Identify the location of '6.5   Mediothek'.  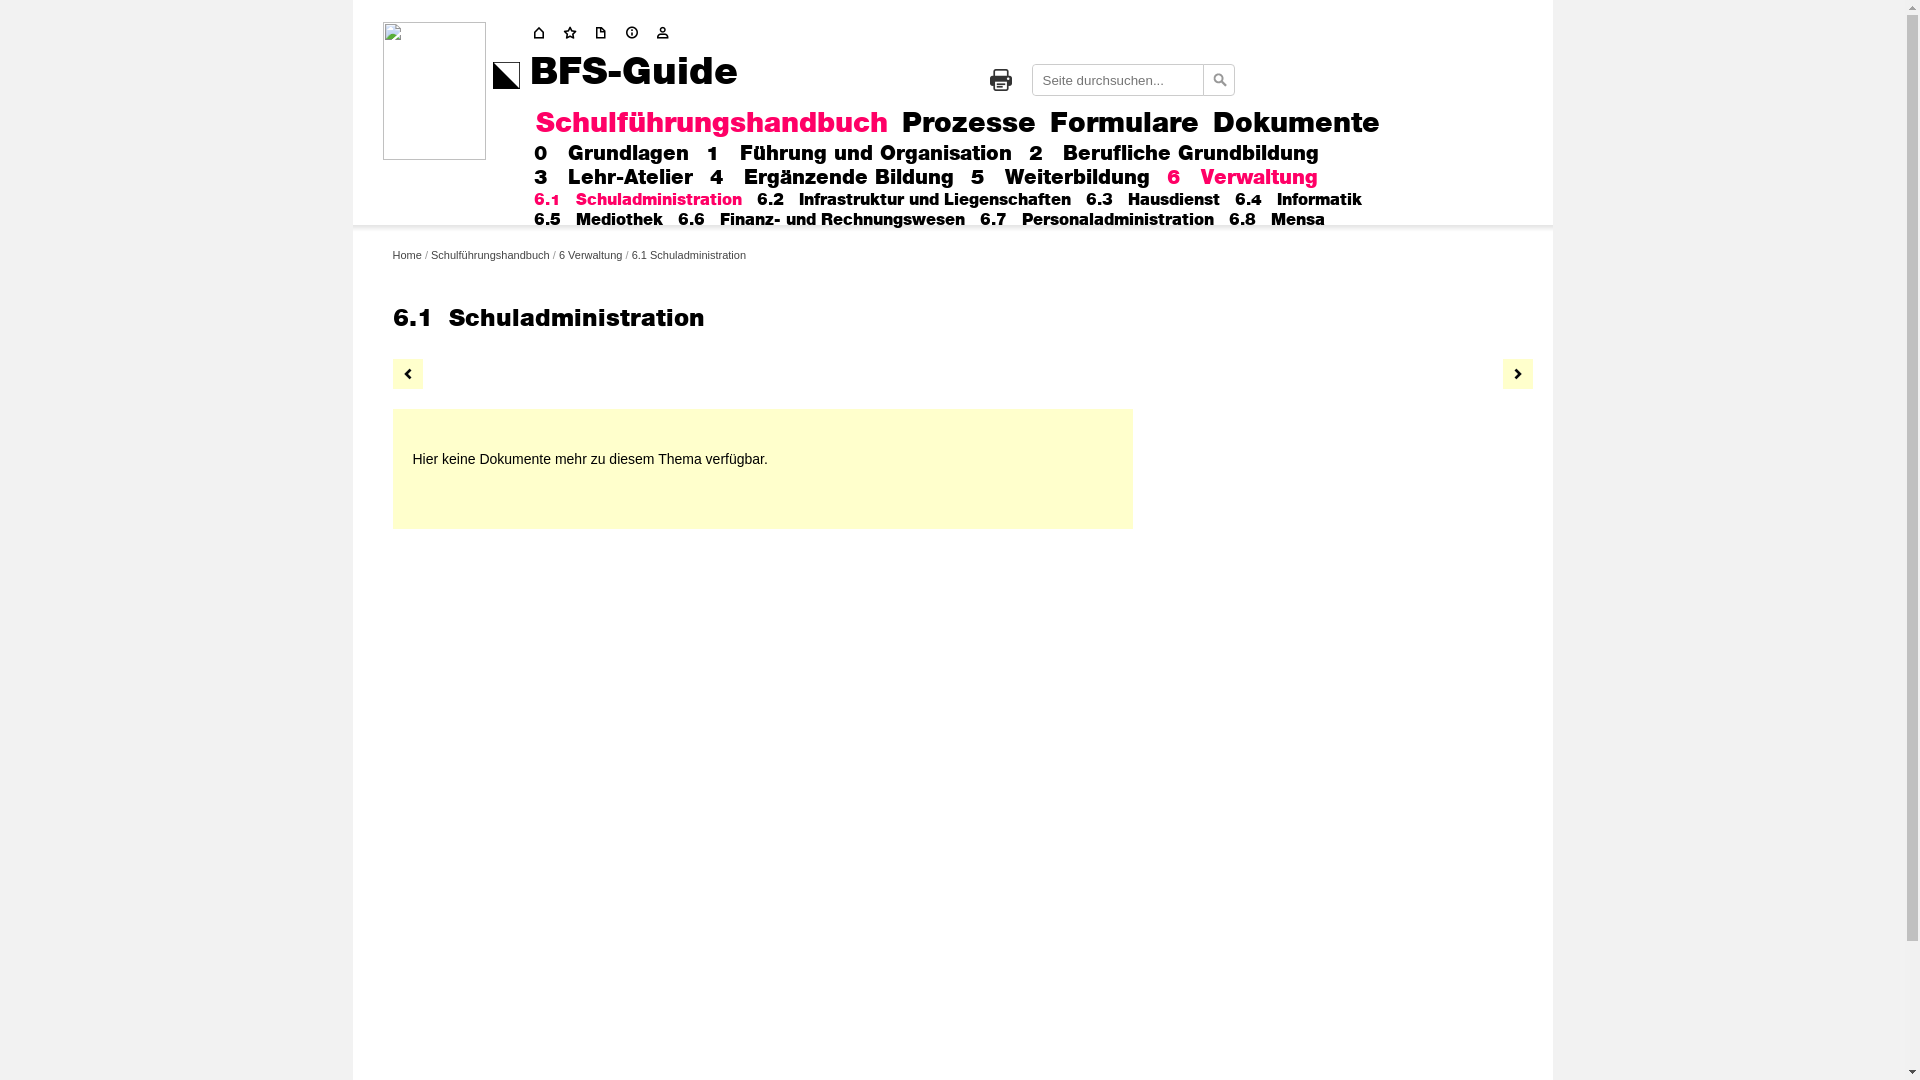
(597, 219).